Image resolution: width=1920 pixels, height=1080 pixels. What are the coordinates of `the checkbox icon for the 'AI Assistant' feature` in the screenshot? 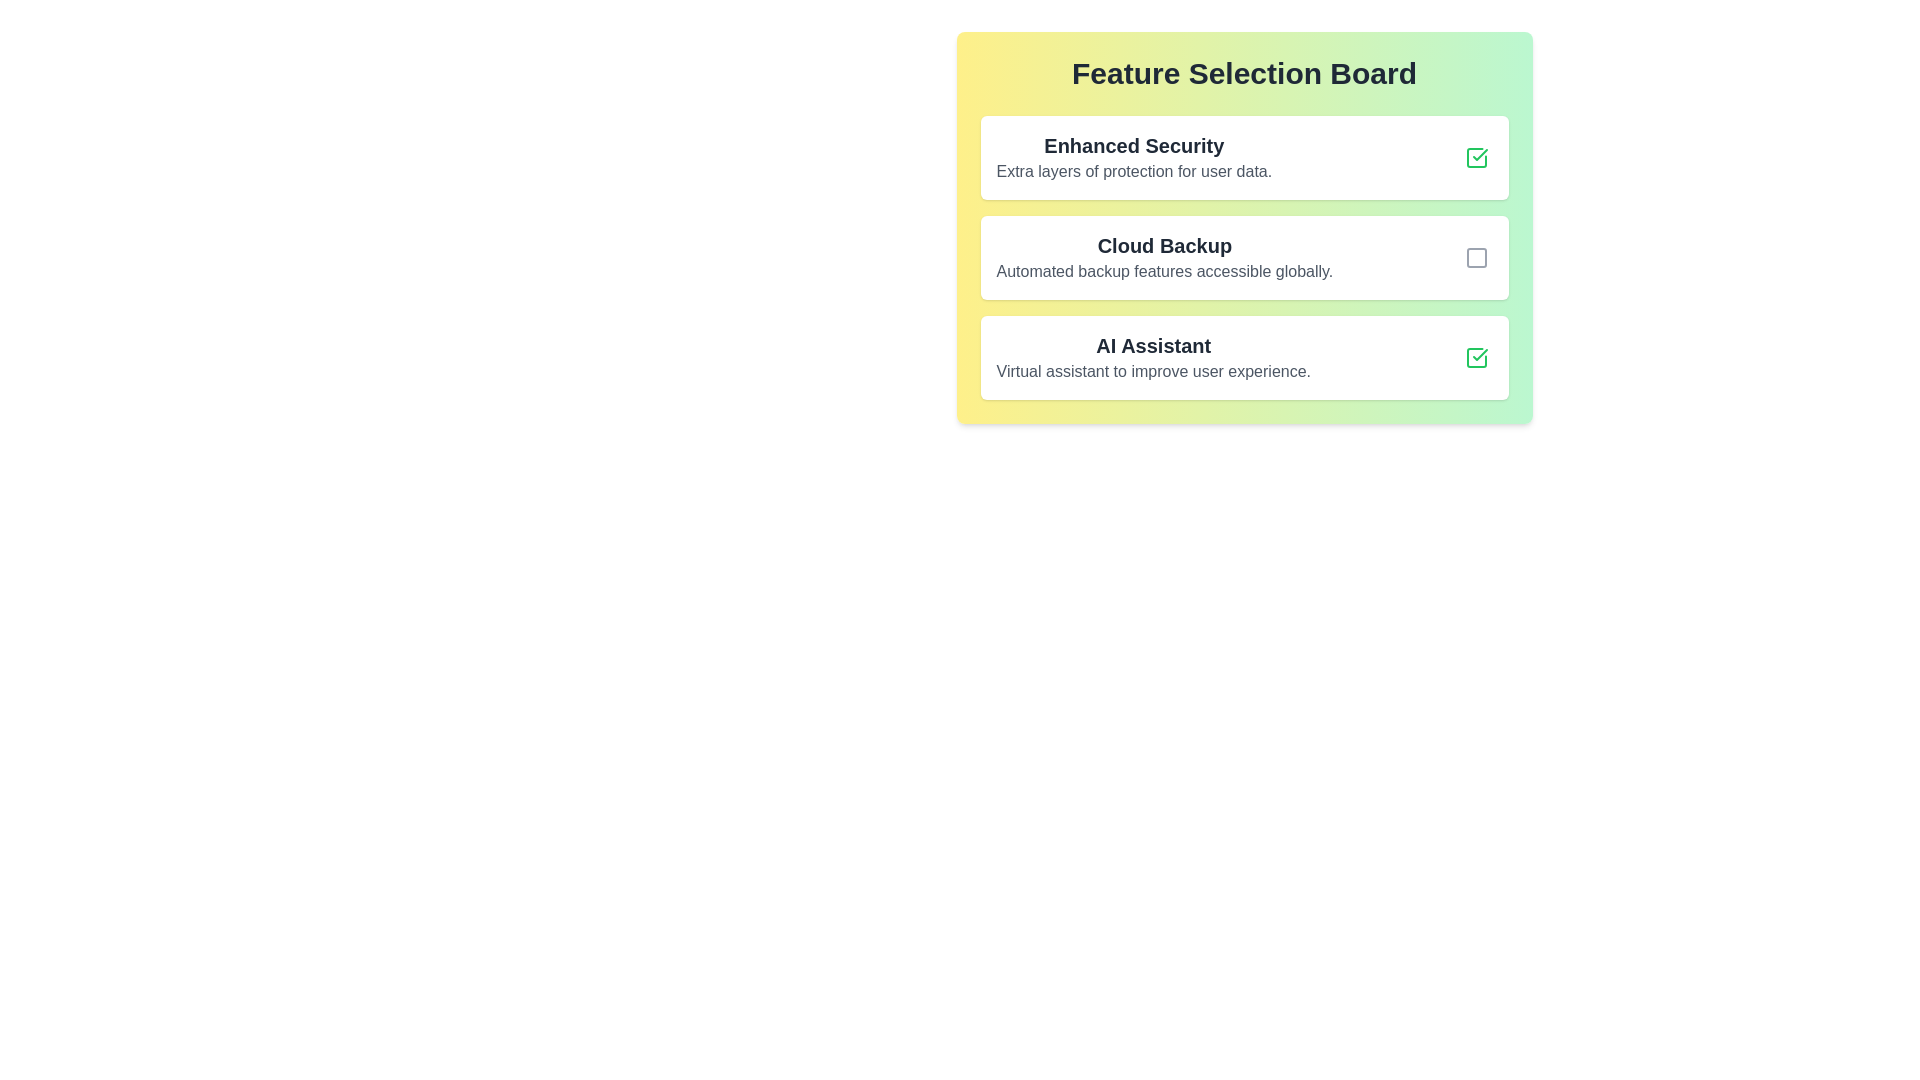 It's located at (1476, 357).